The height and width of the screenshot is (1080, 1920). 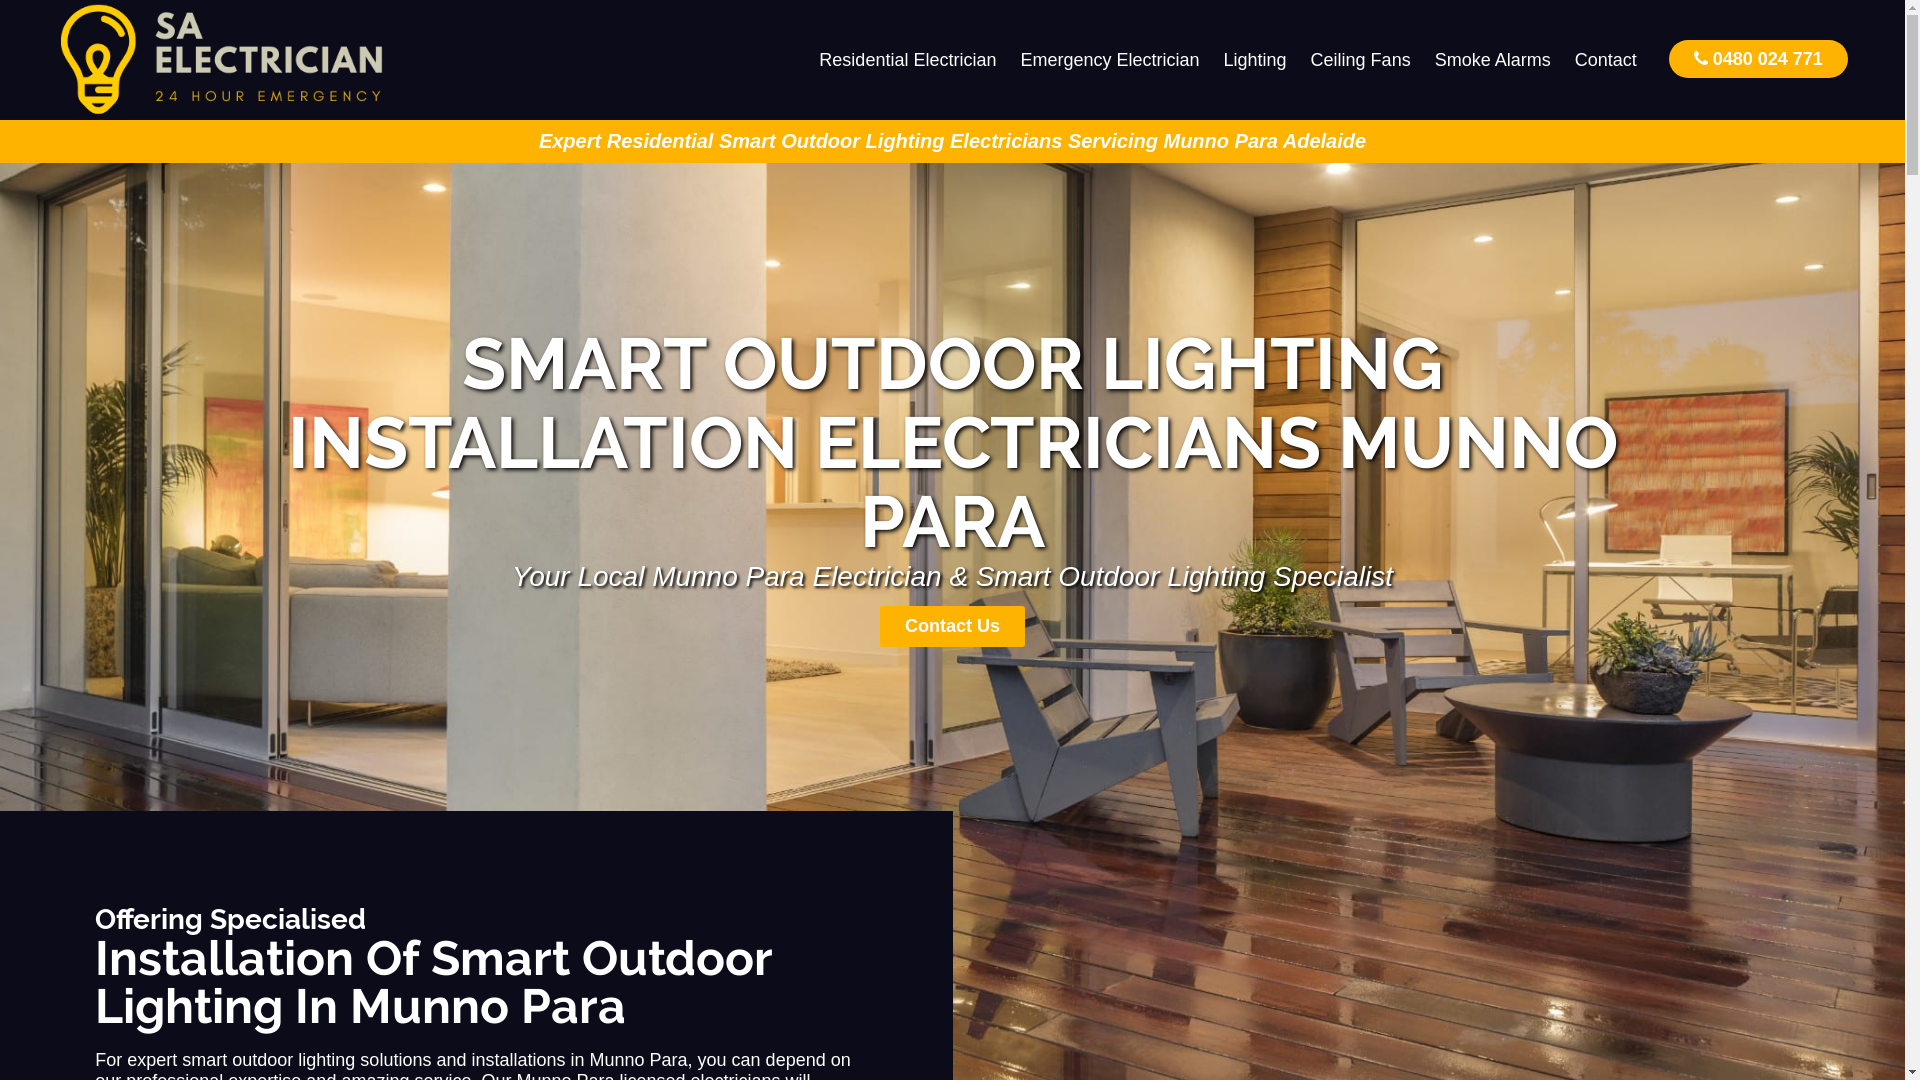 What do you see at coordinates (1299, 59) in the screenshot?
I see `'Ceiling Fans'` at bounding box center [1299, 59].